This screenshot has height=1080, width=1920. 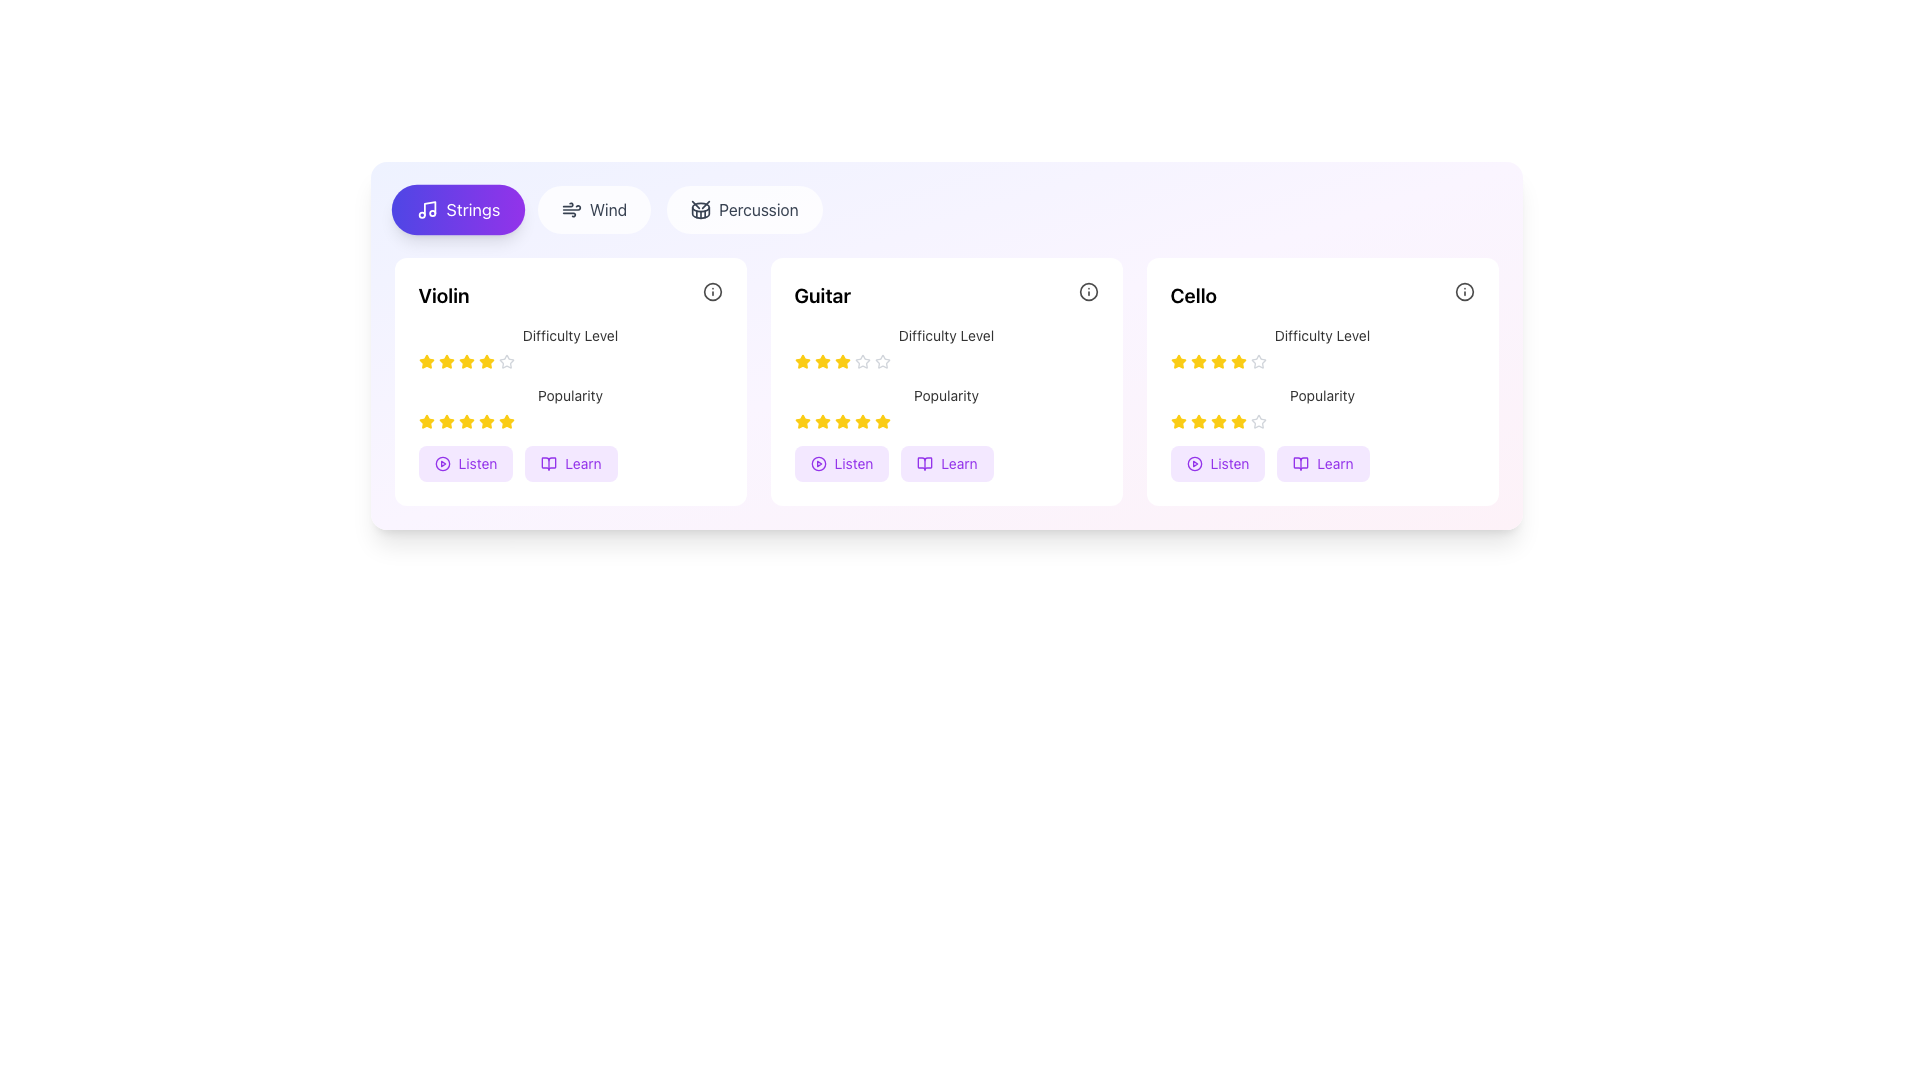 What do you see at coordinates (842, 362) in the screenshot?
I see `the fourth star icon in the rating system for the 'Guitar' card, which is styled with a yellow fill and outlines, representing the 'Difficulty Level'` at bounding box center [842, 362].